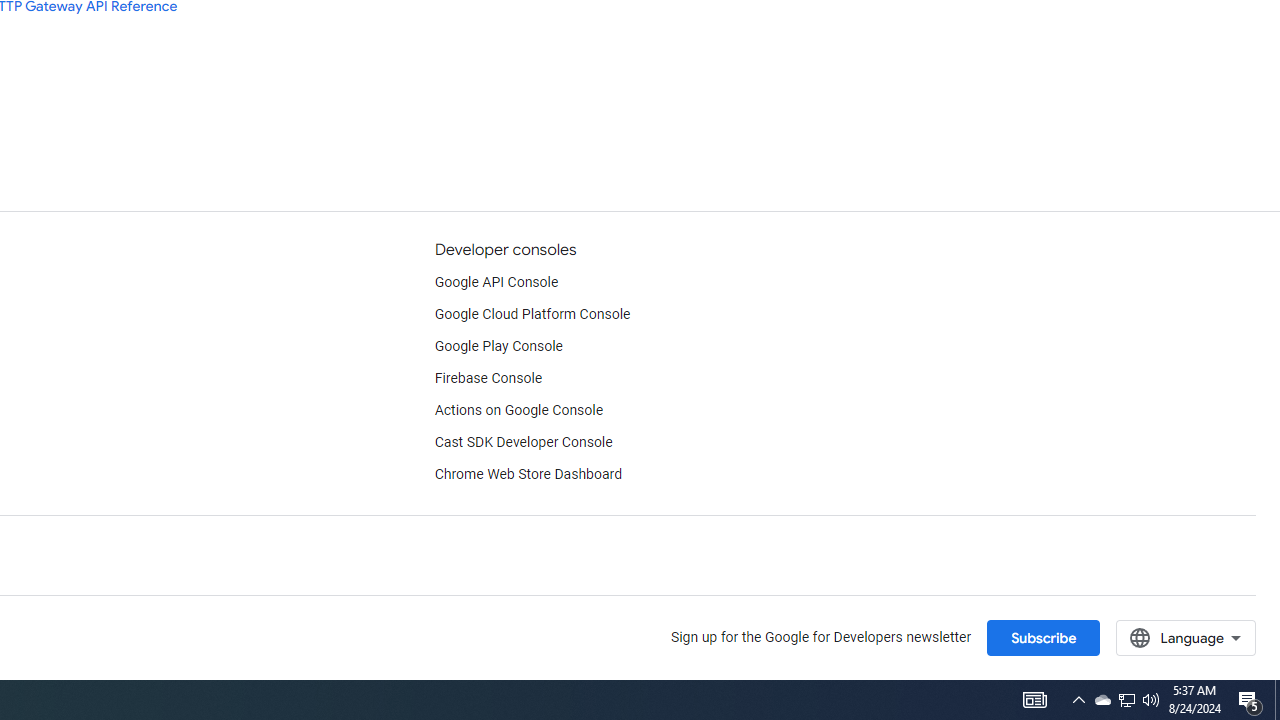 Image resolution: width=1280 pixels, height=720 pixels. I want to click on 'Firebase Console', so click(488, 379).